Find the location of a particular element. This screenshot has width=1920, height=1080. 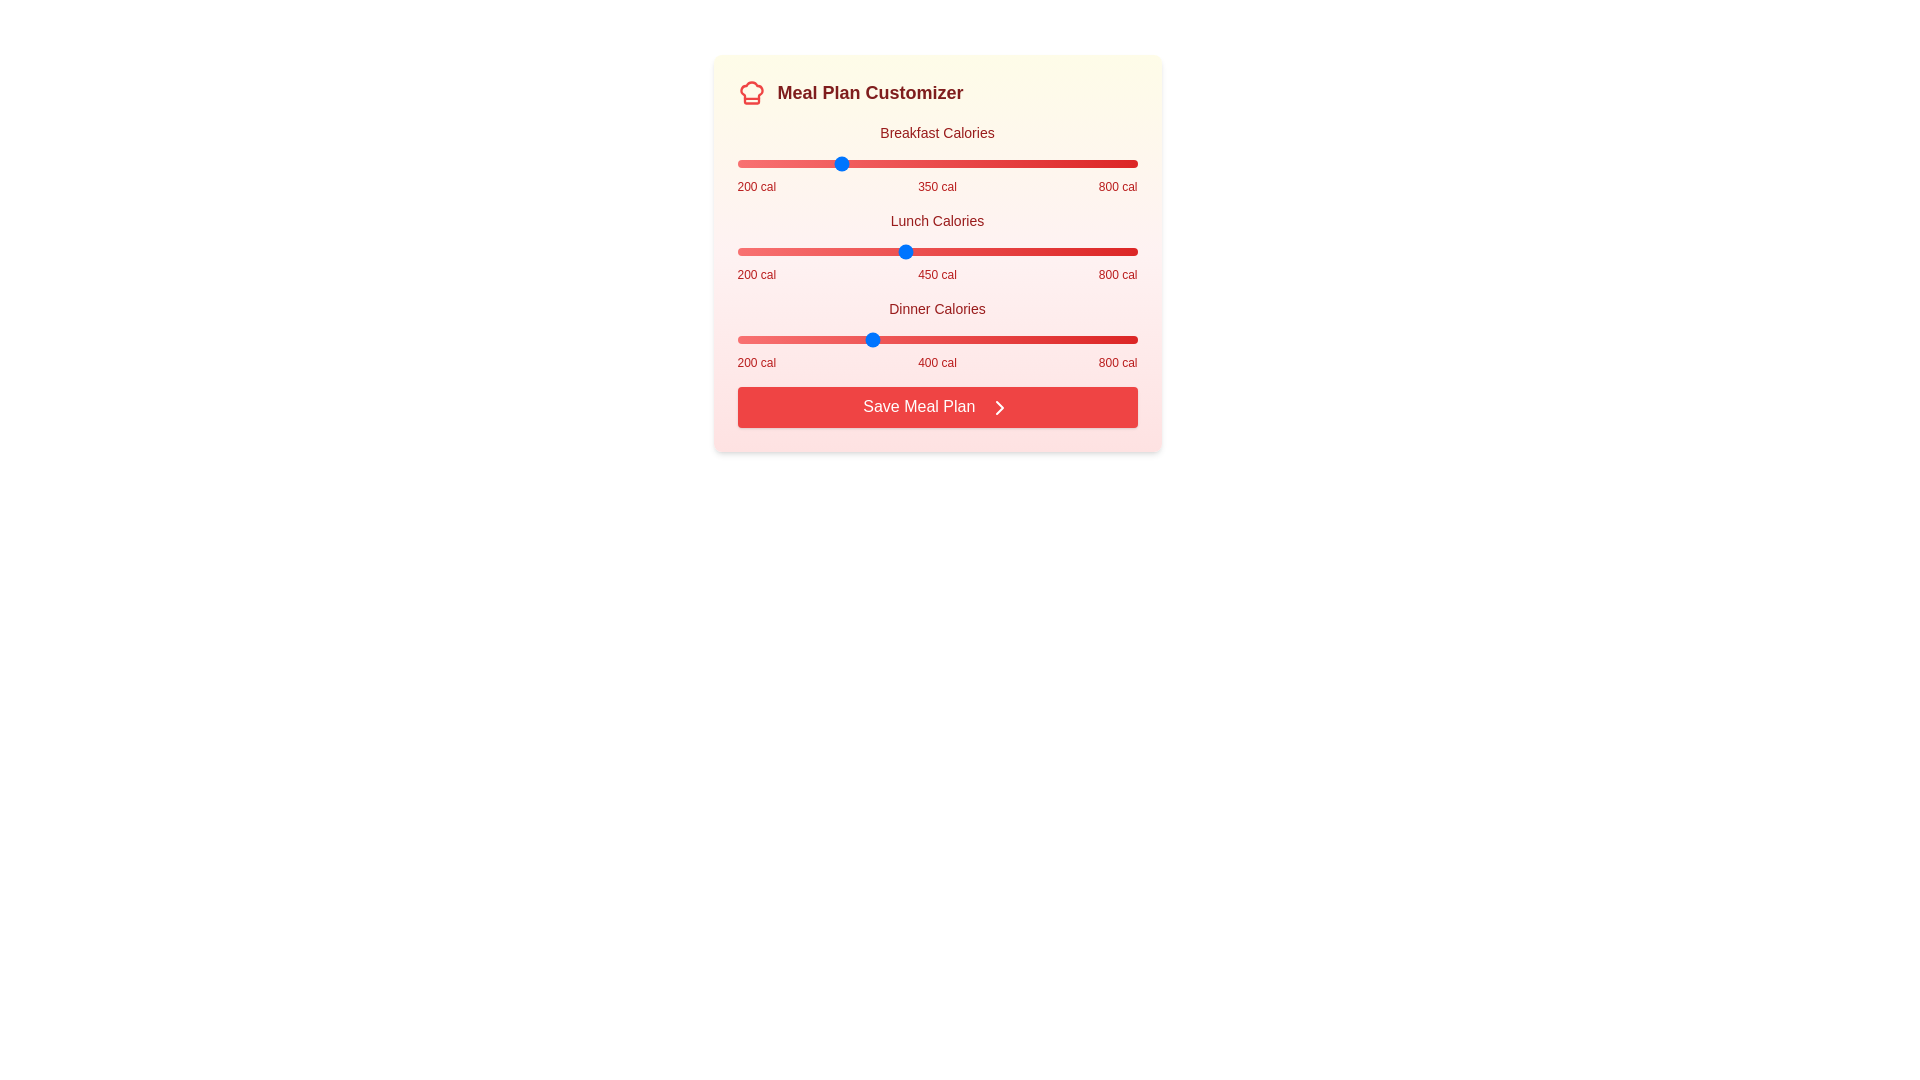

'Save Meal Plan' button is located at coordinates (936, 406).